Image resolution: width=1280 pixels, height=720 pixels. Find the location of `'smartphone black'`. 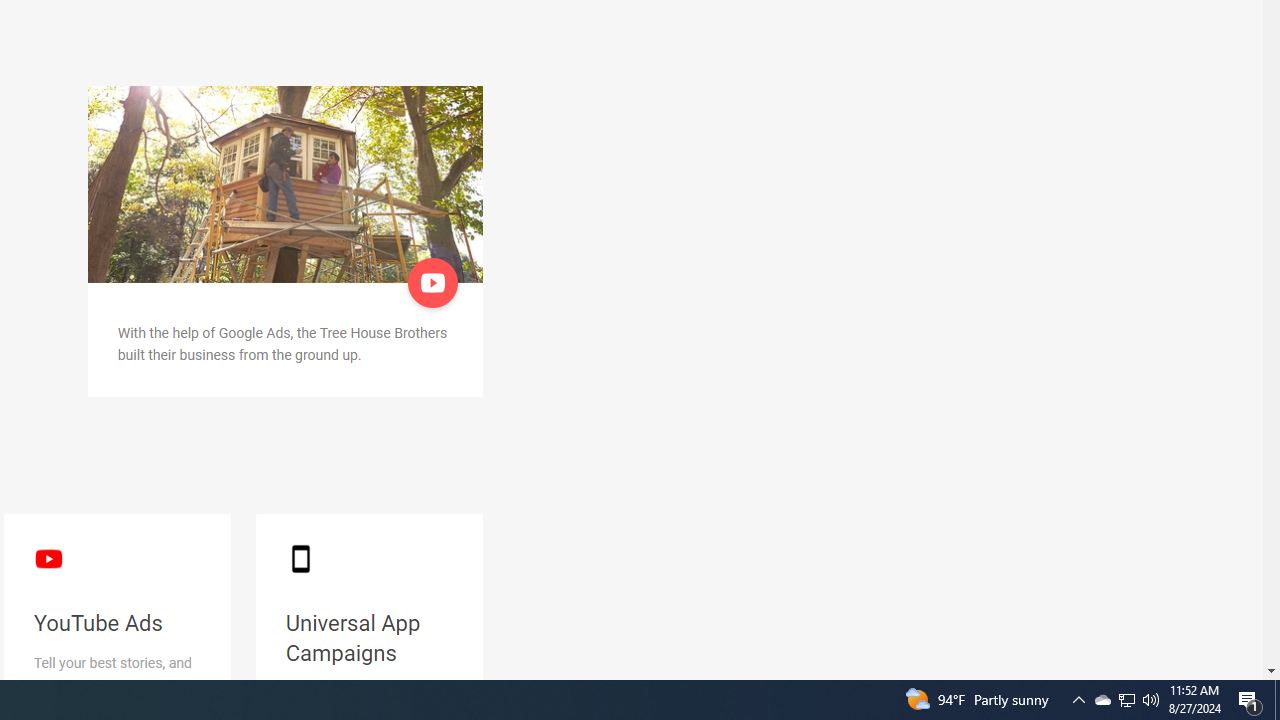

'smartphone black' is located at coordinates (299, 559).